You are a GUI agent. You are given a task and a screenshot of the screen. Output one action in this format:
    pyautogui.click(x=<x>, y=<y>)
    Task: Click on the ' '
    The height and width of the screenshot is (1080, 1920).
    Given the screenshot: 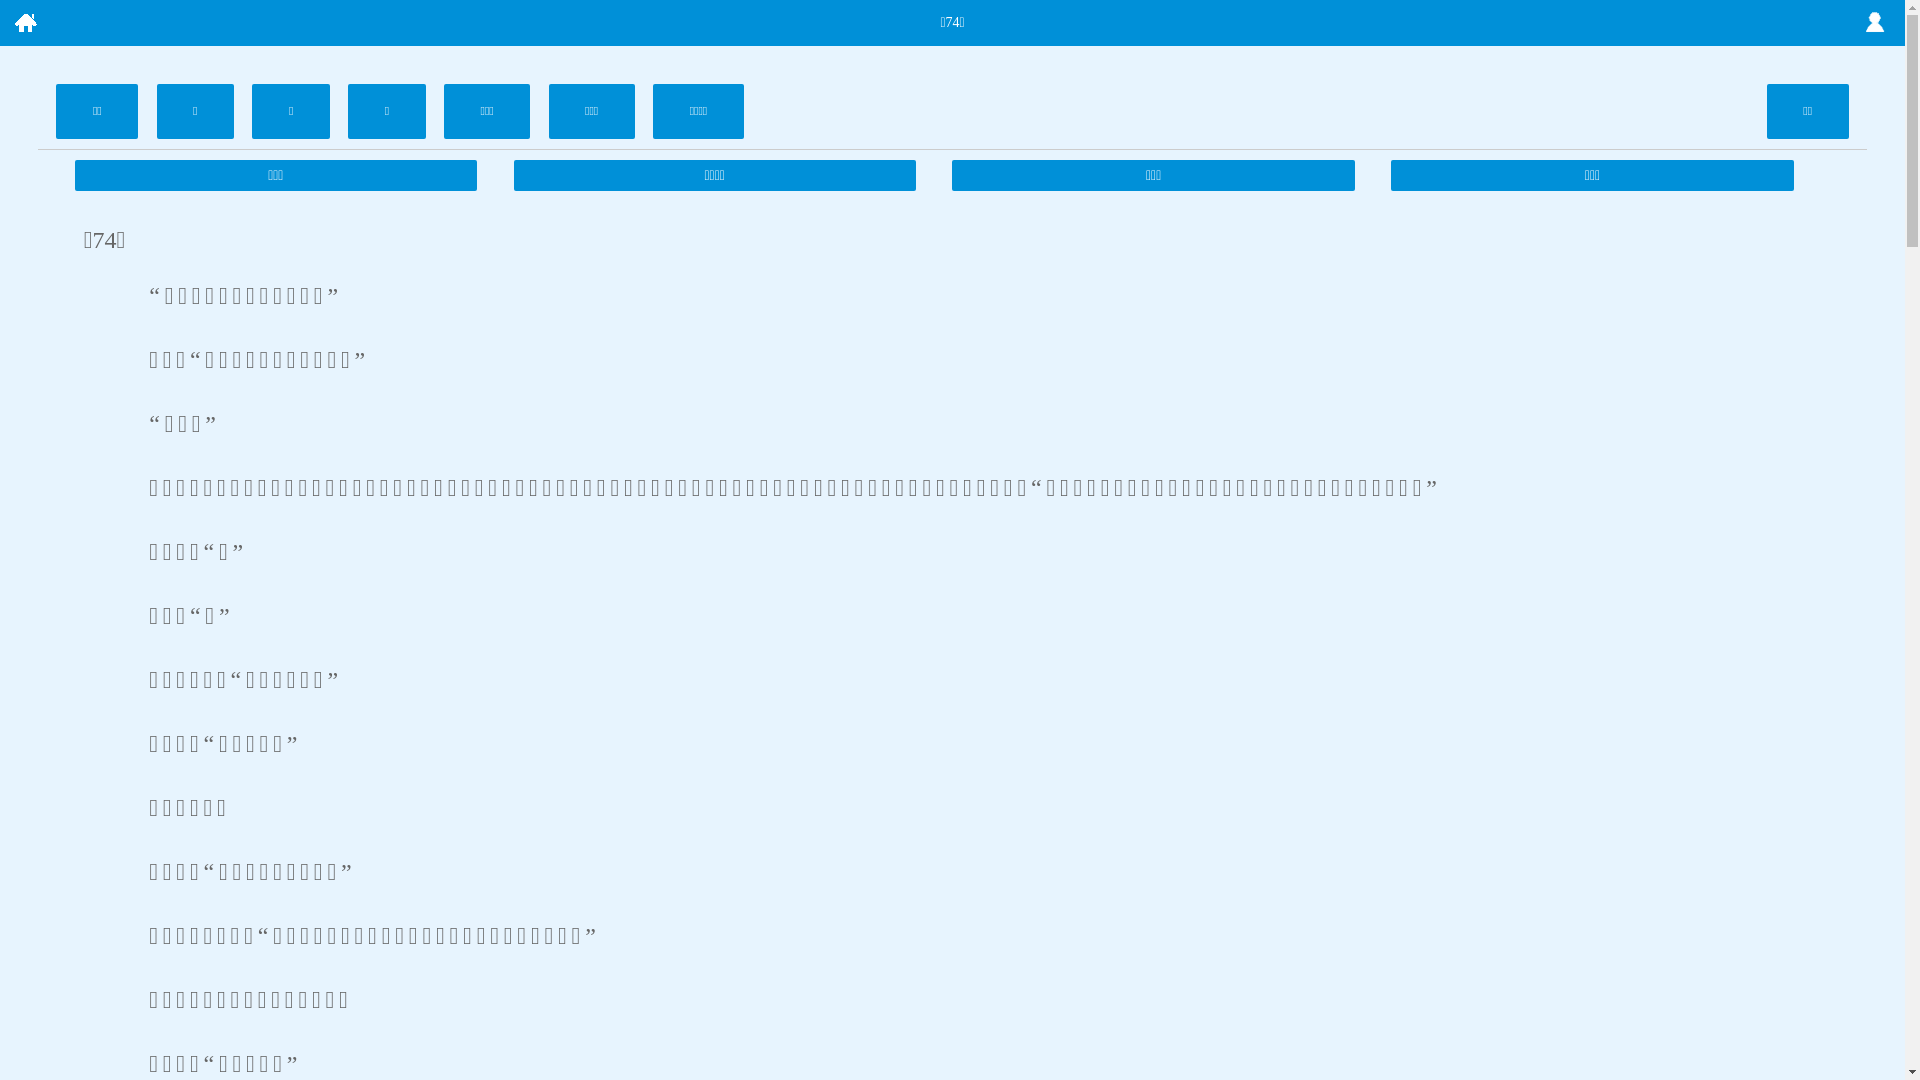 What is the action you would take?
    pyautogui.click(x=1874, y=23)
    